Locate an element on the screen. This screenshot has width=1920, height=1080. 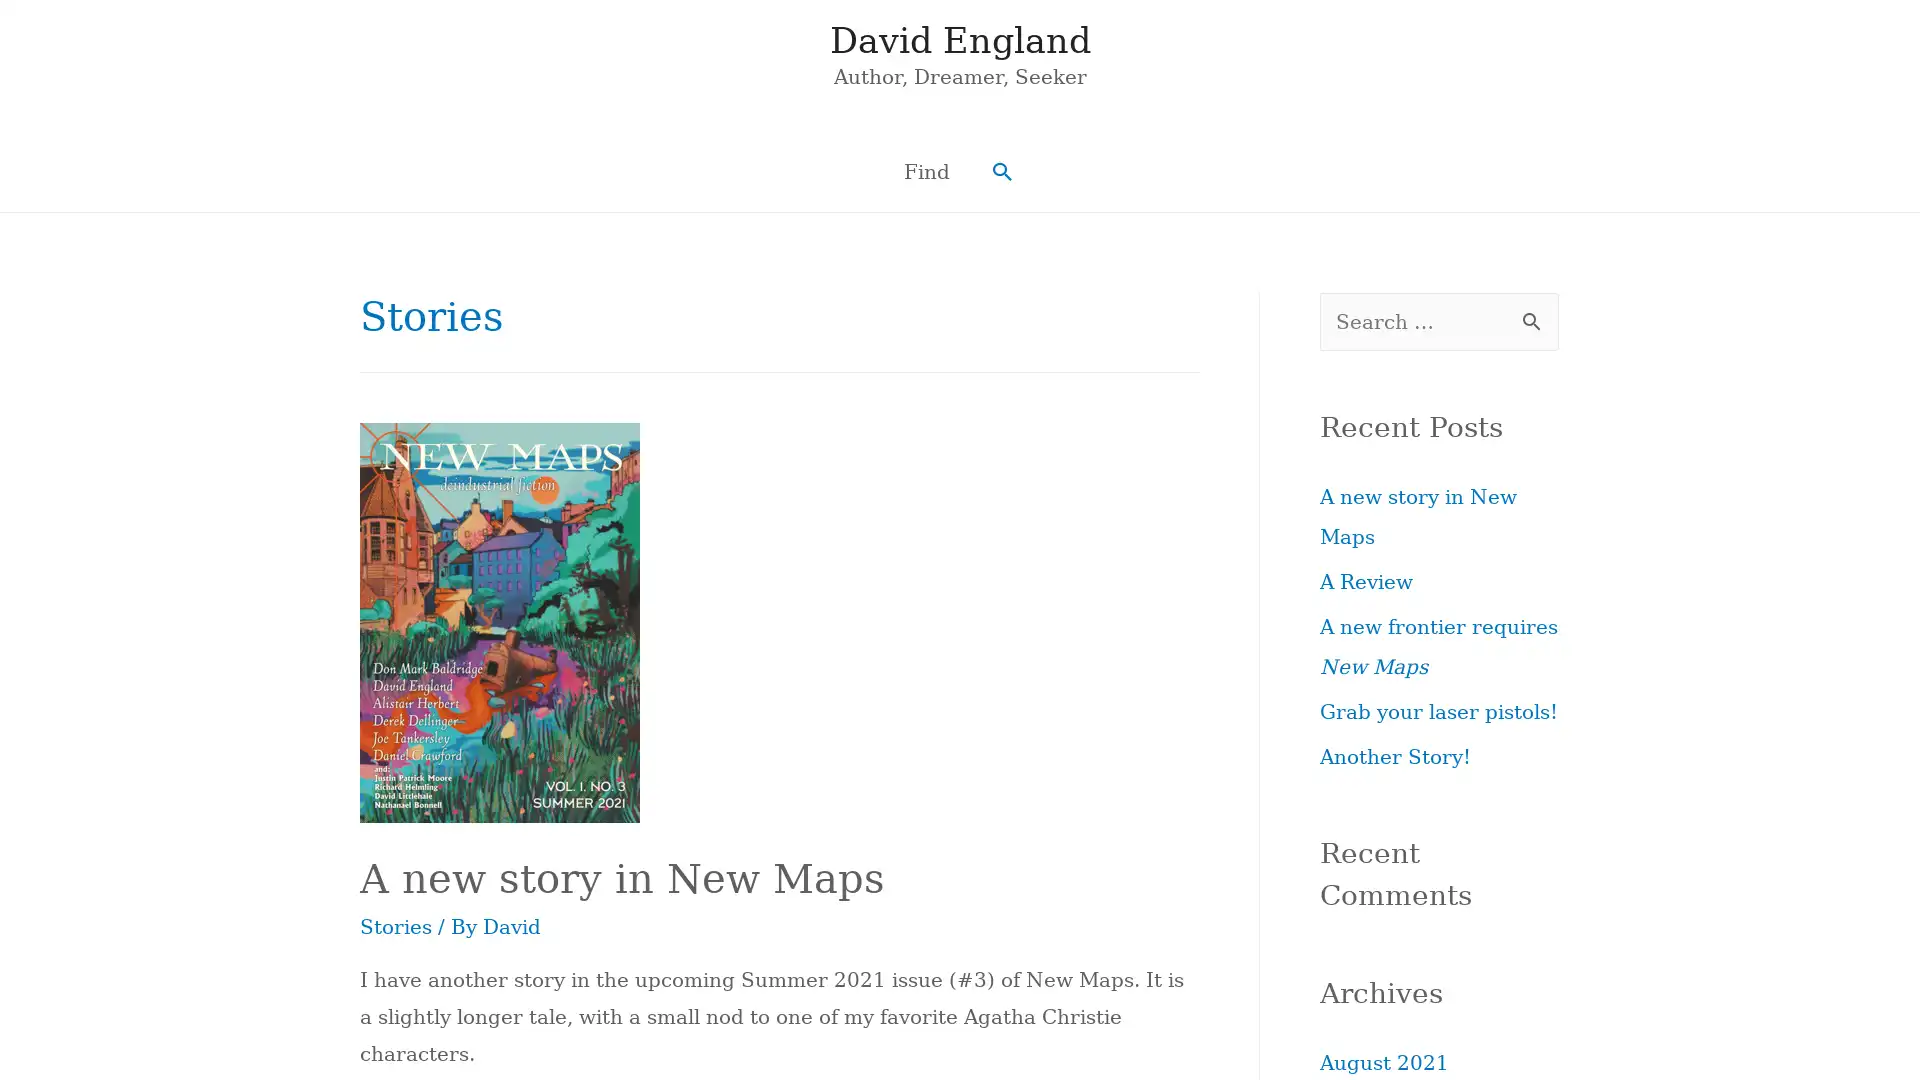
Search is located at coordinates (1535, 323).